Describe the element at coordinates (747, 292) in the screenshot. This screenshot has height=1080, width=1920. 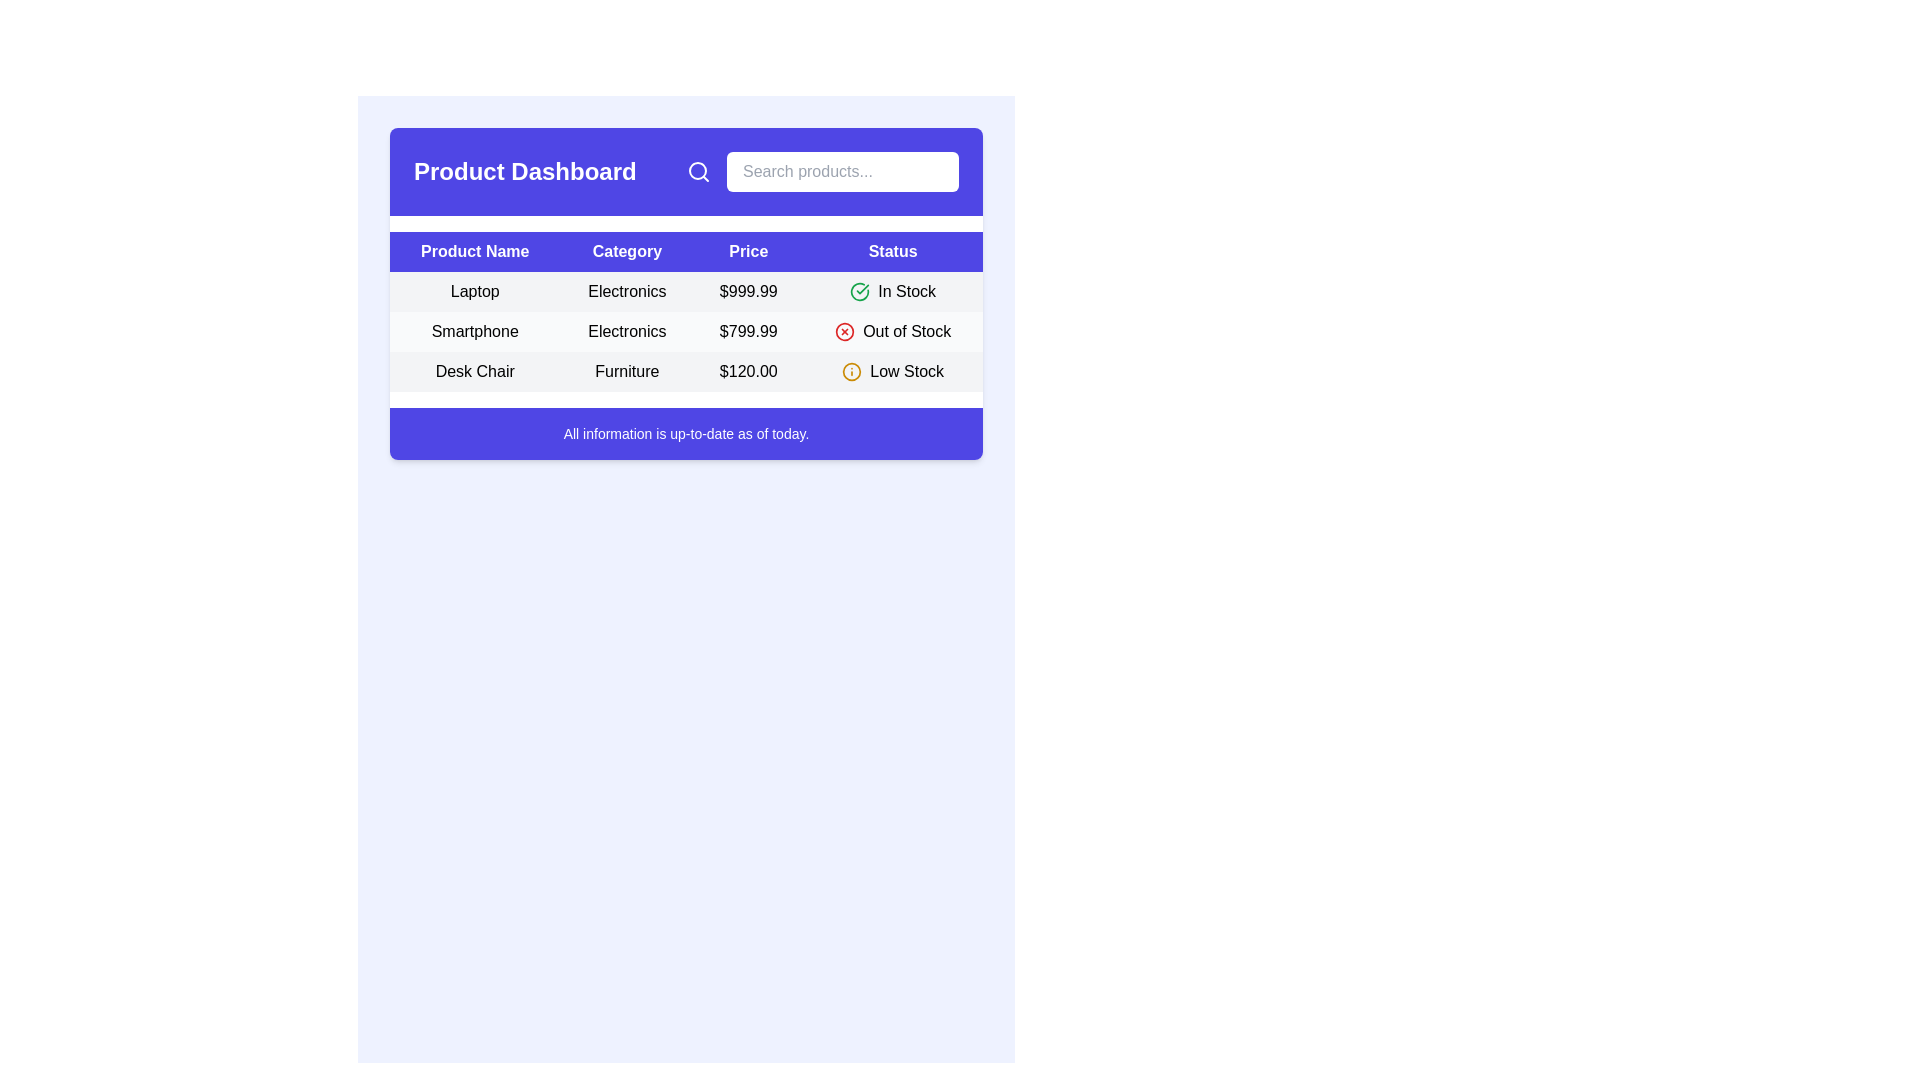
I see `the static text element displaying the product price in the first row of the table, which is located between the 'Electronics' category and the 'In Stock' status` at that location.